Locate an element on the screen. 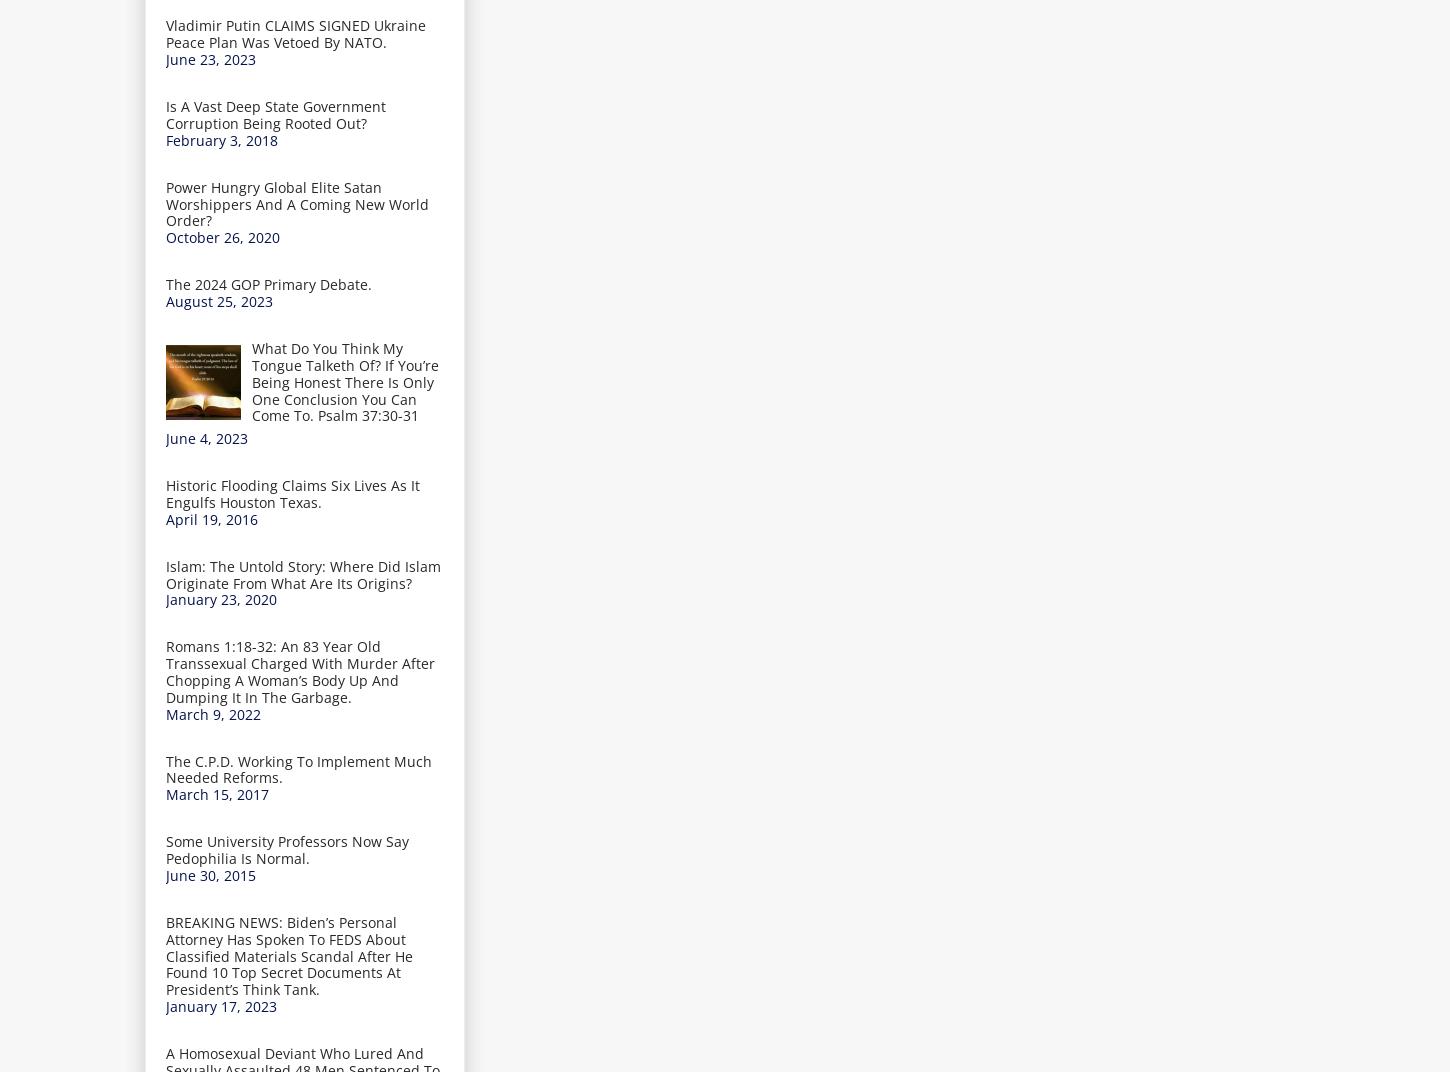 The image size is (1450, 1072). 'Historic Flooding Claims Six Lives As It Engulfs Houston Texas.' is located at coordinates (293, 493).